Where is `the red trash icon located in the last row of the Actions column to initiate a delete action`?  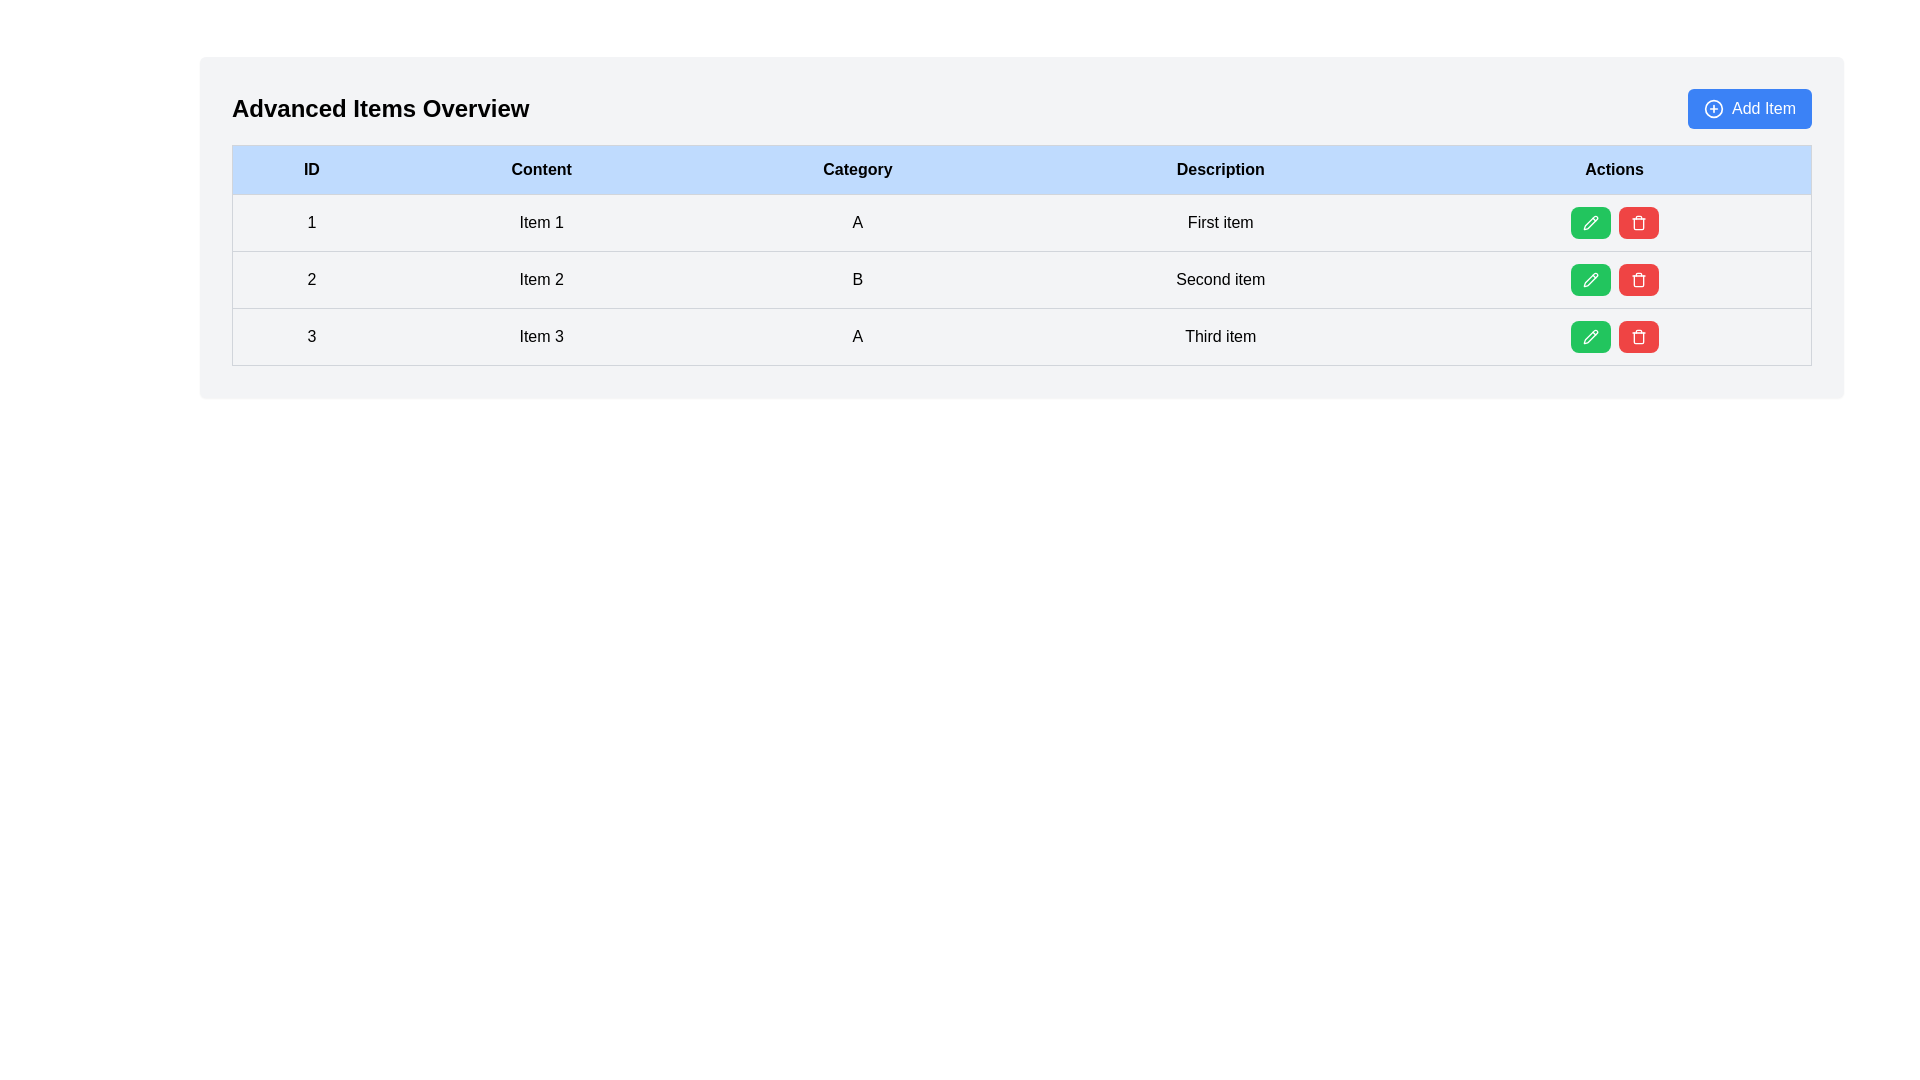
the red trash icon located in the last row of the Actions column to initiate a delete action is located at coordinates (1638, 223).